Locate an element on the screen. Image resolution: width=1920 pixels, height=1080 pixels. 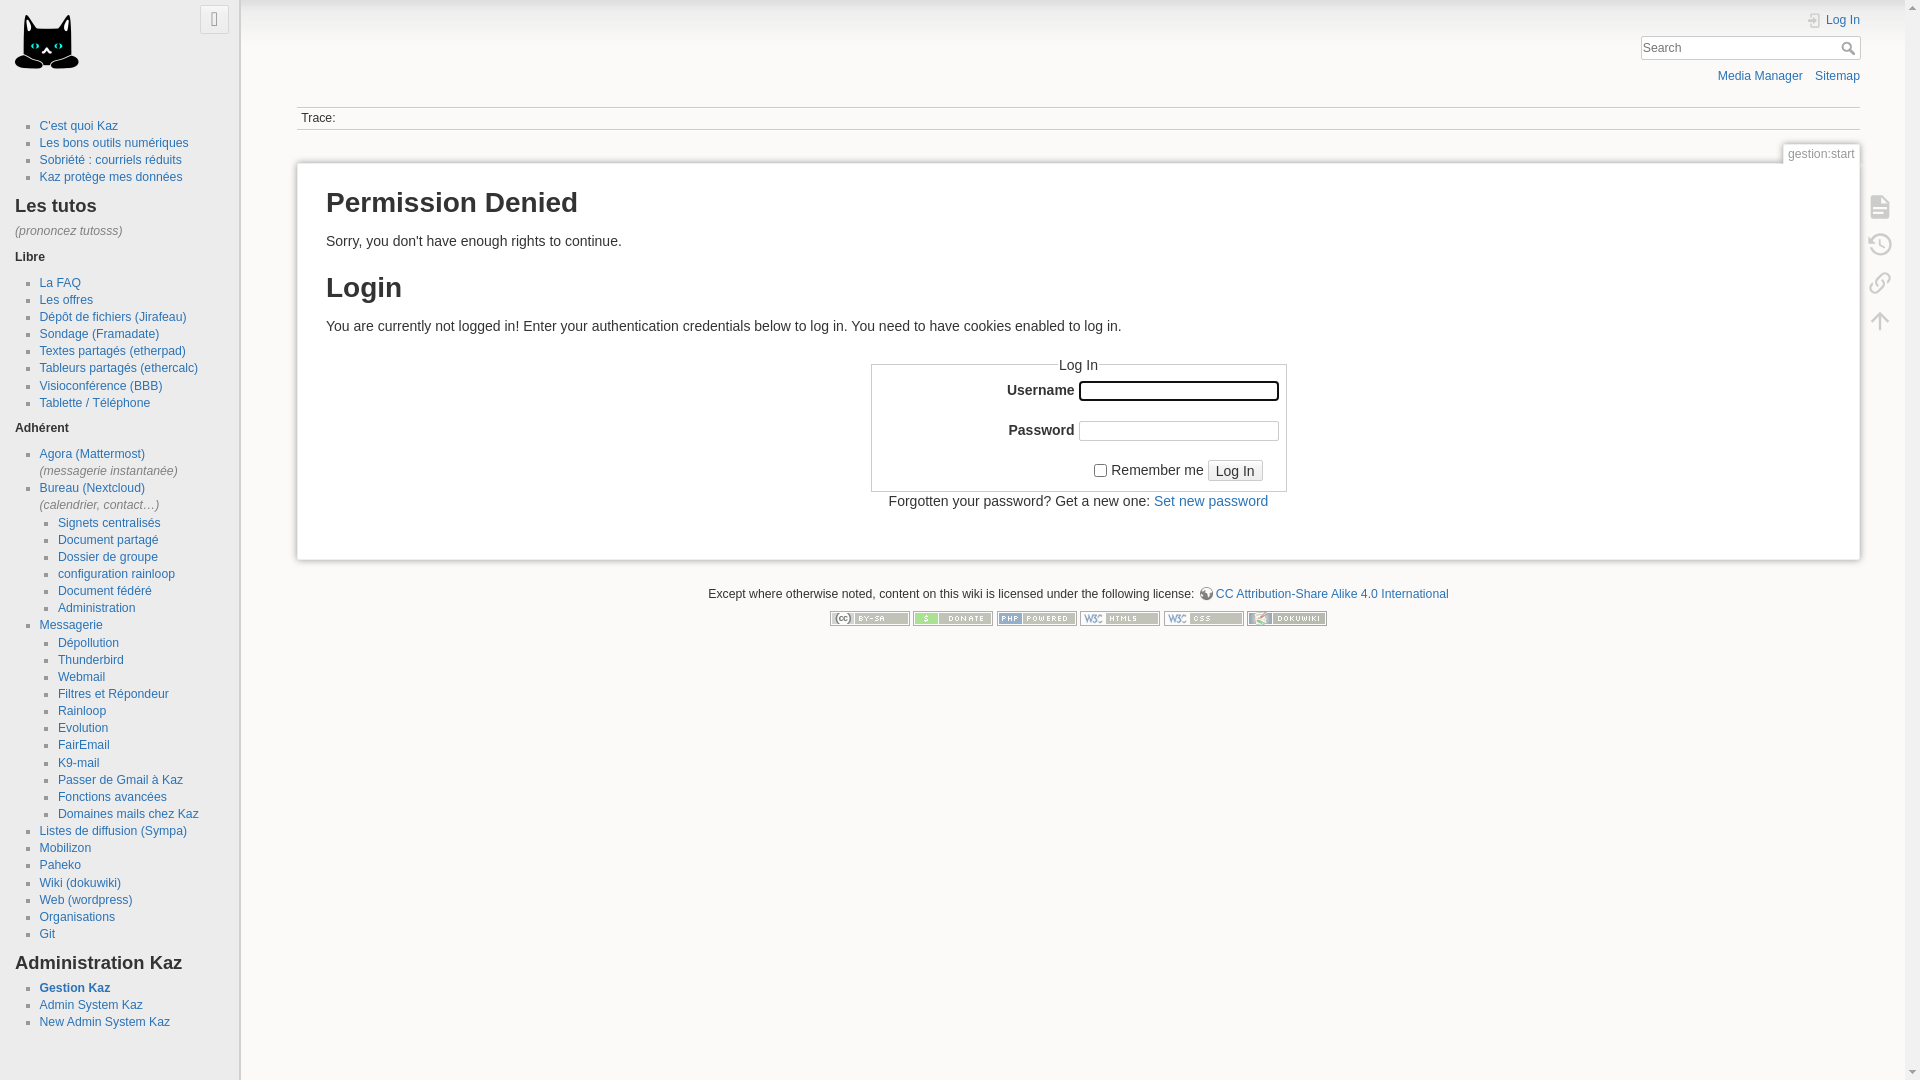
'Old revisions [o]' is located at coordinates (1879, 242).